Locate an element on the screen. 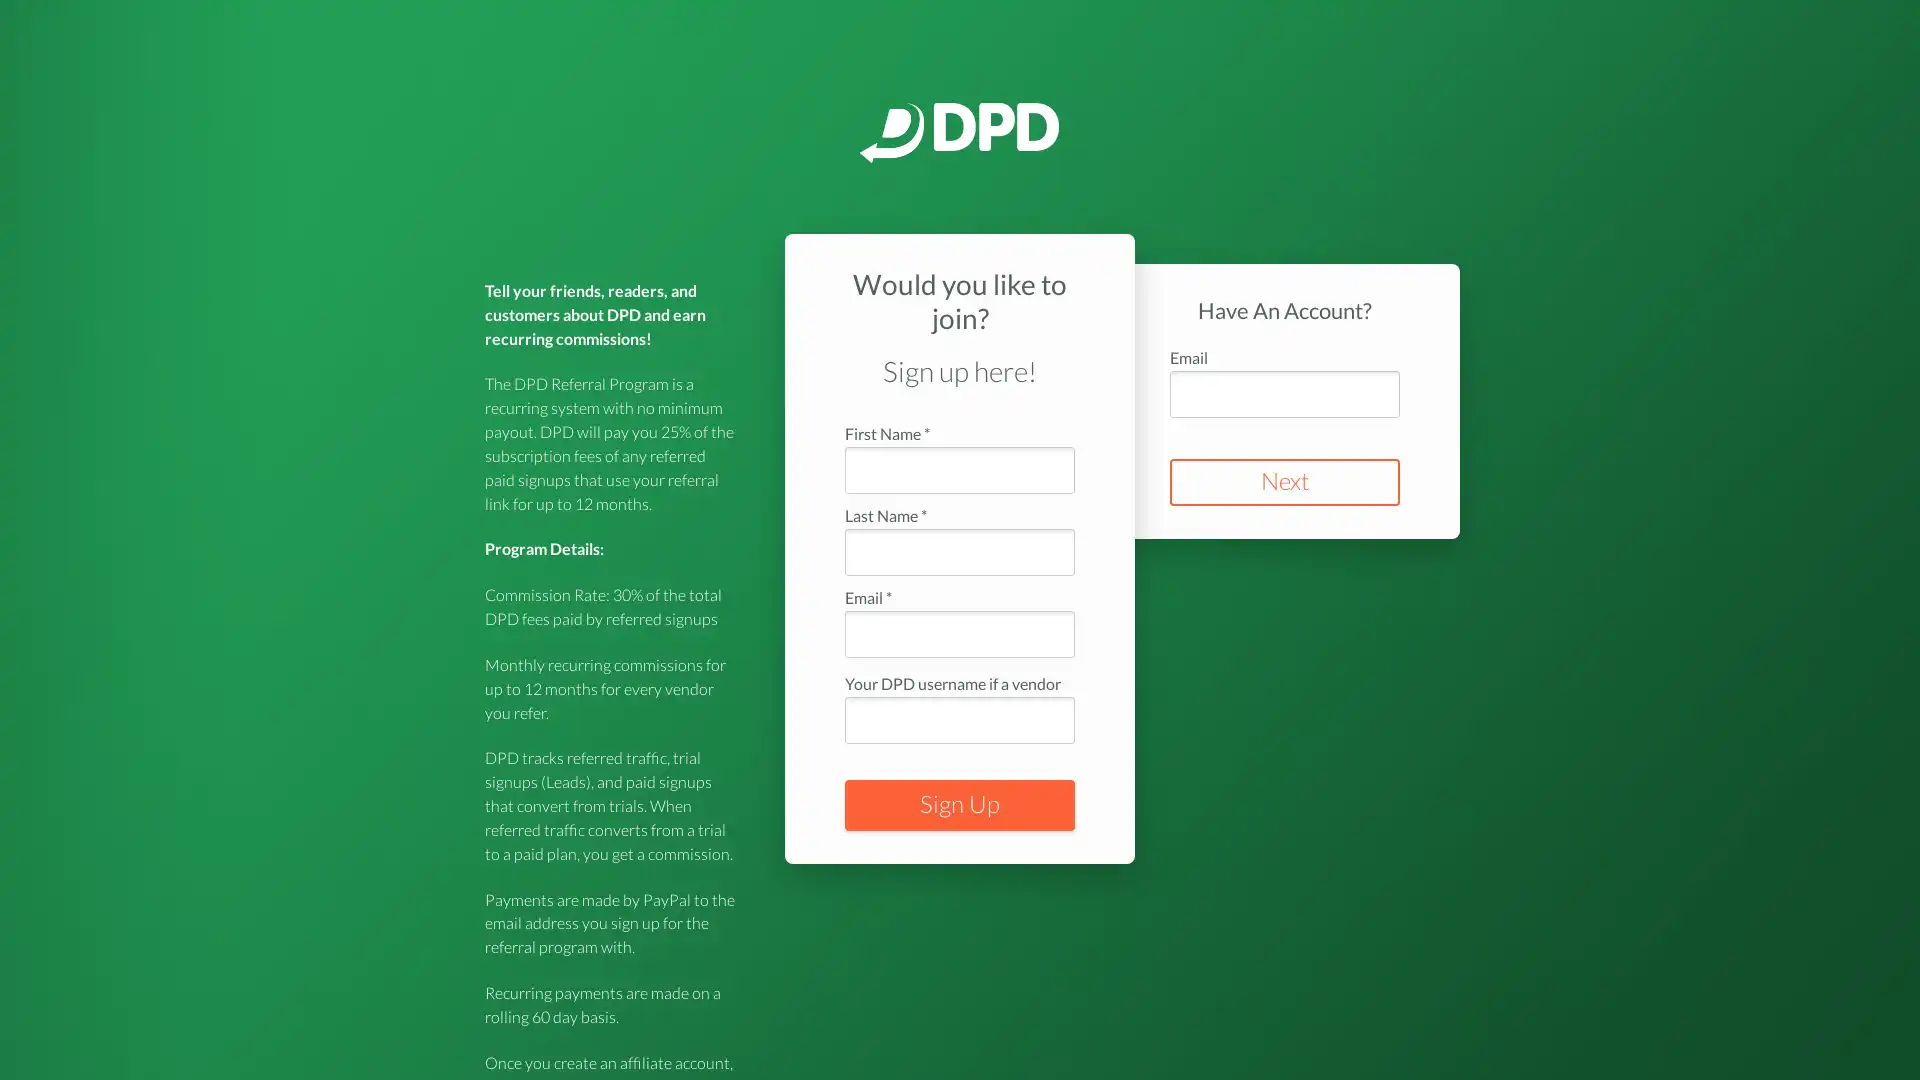 The image size is (1920, 1080). Next is located at coordinates (1285, 482).